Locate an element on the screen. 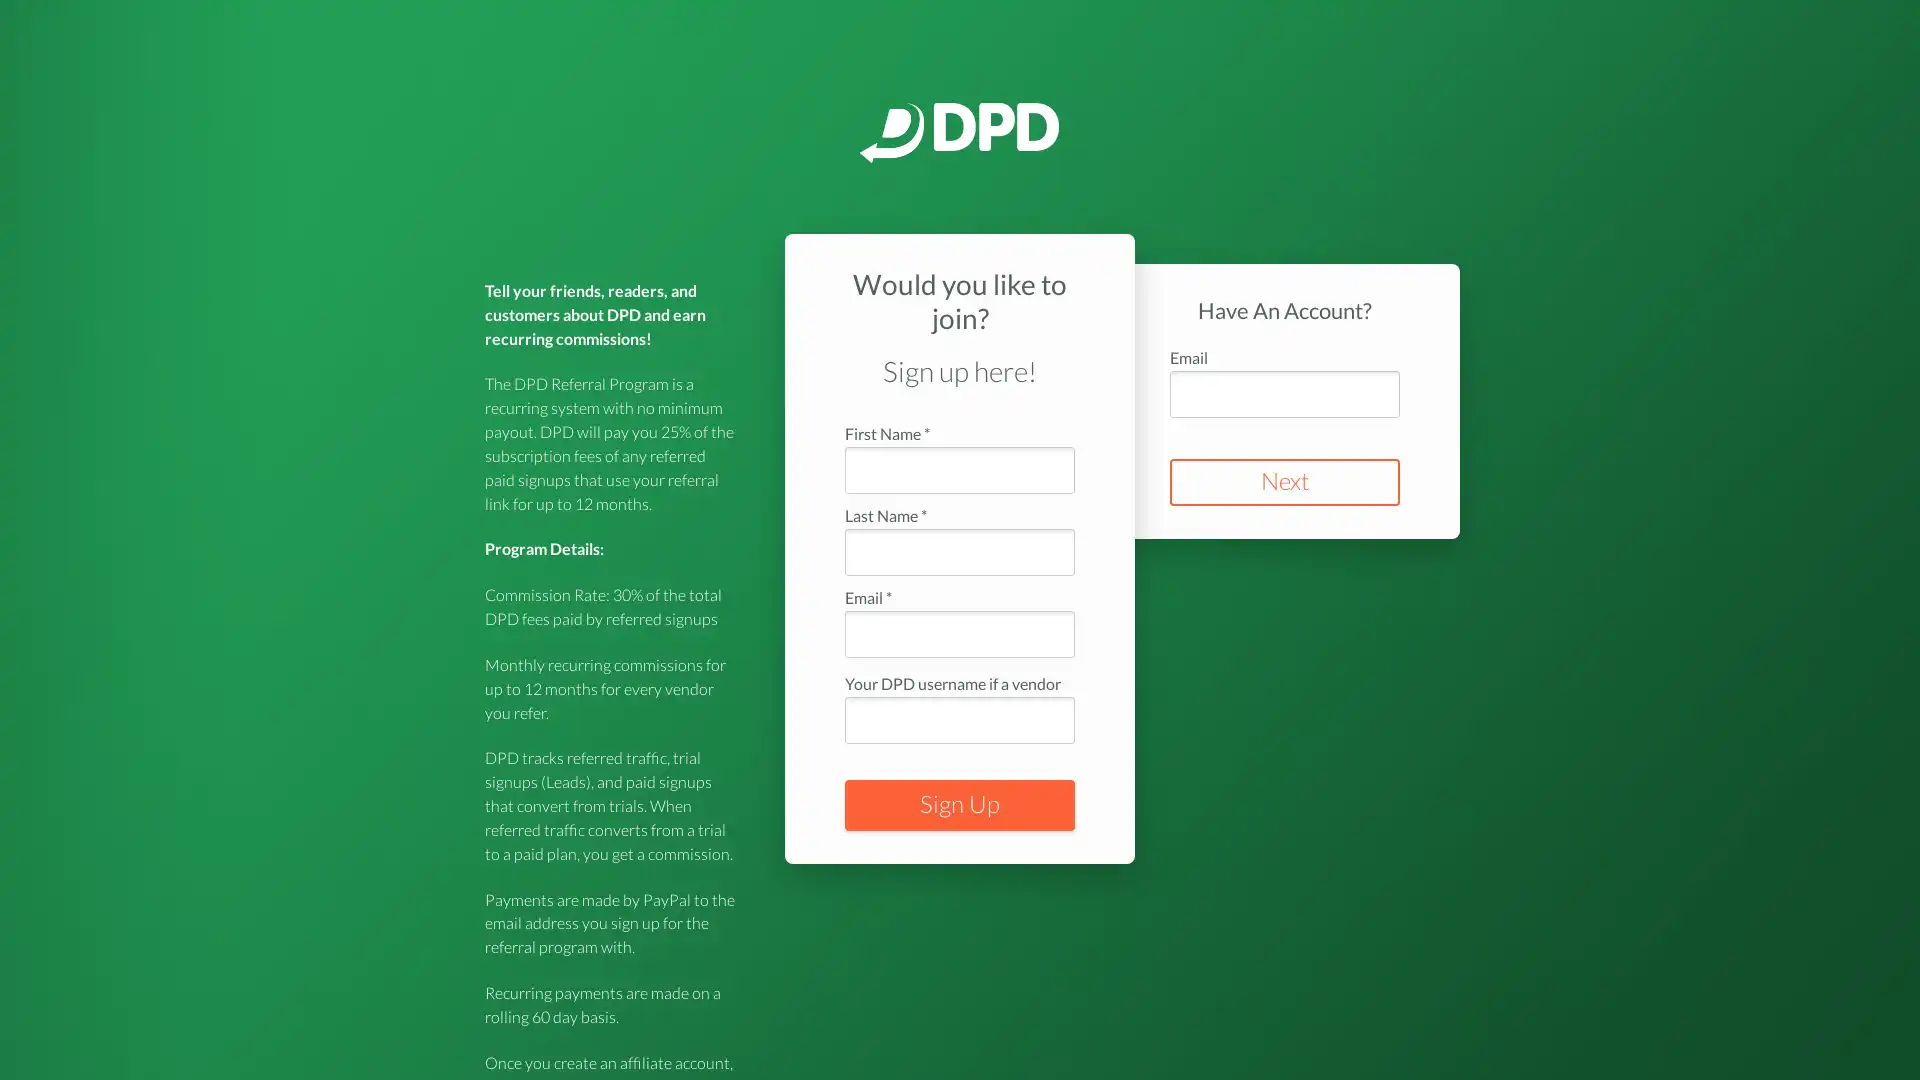 The image size is (1920, 1080). Next is located at coordinates (1285, 482).